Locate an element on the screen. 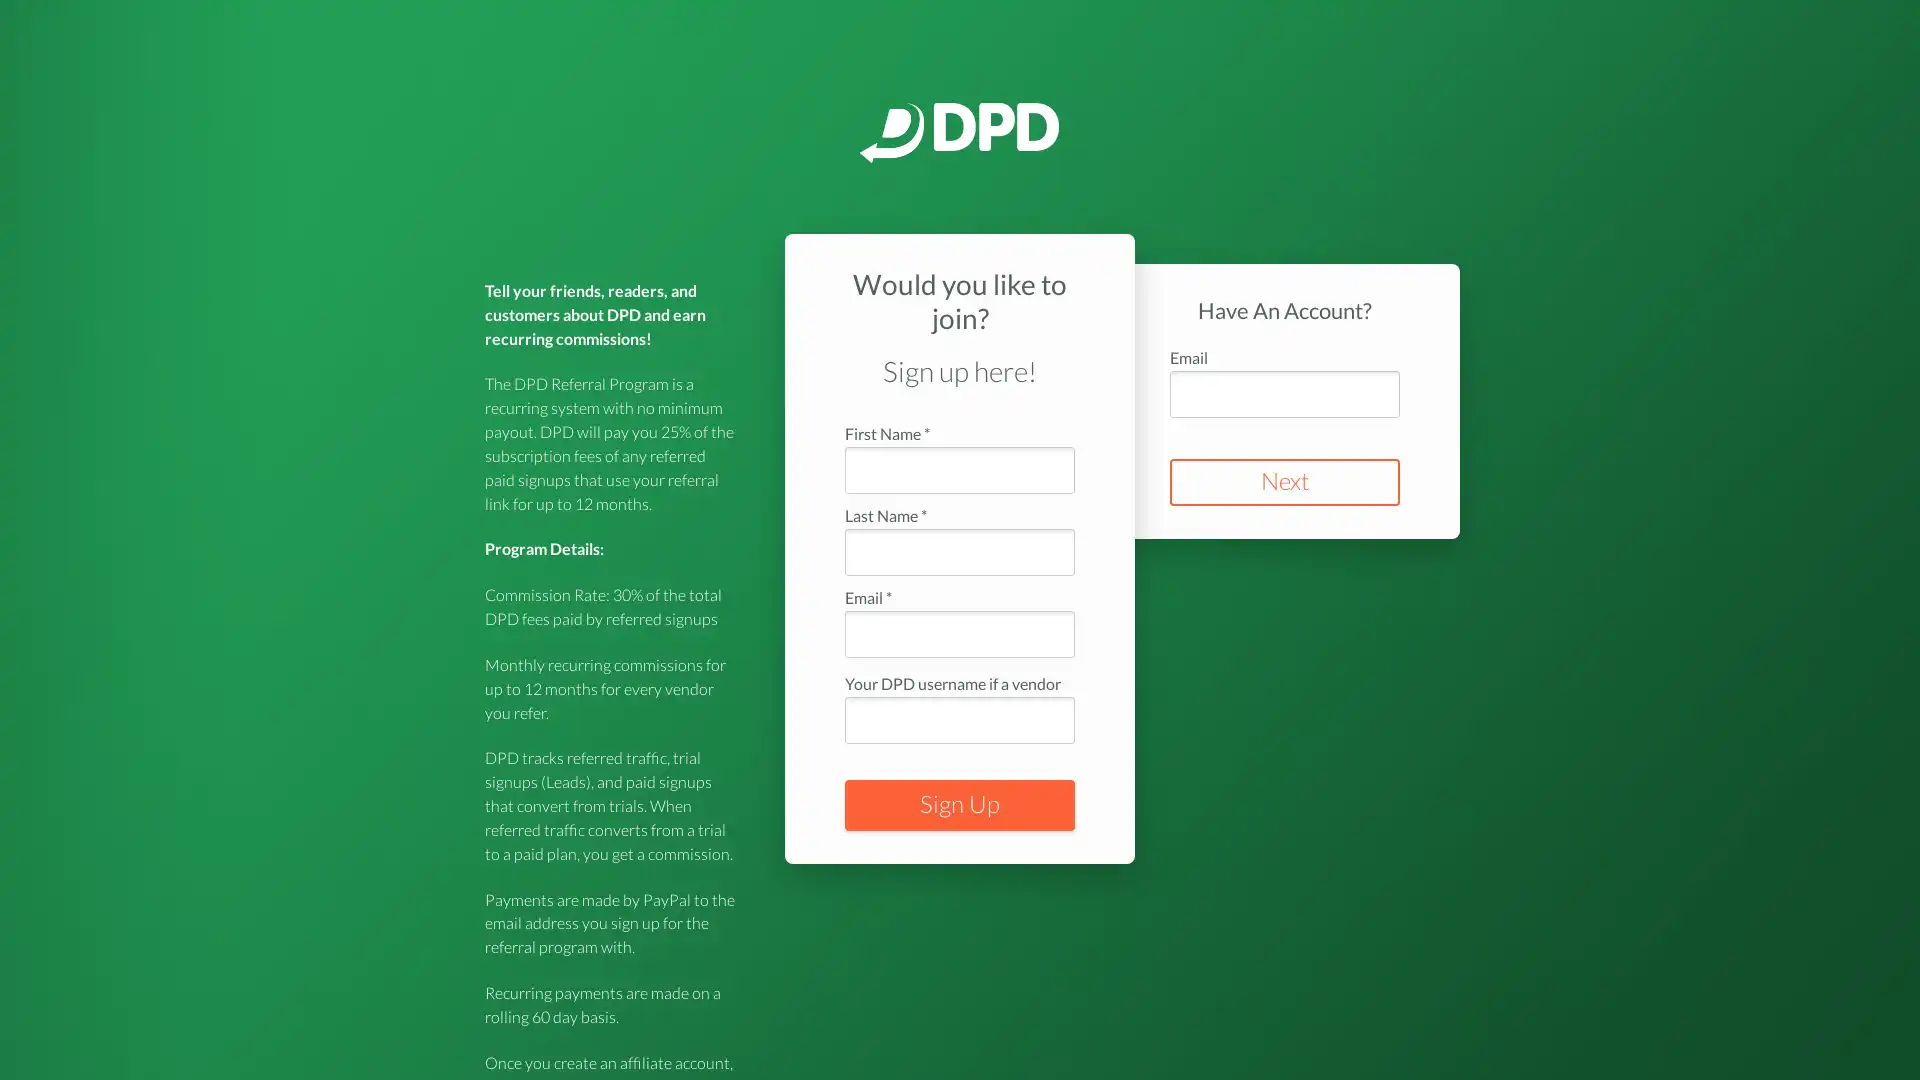 The image size is (1920, 1080). Next is located at coordinates (1285, 482).